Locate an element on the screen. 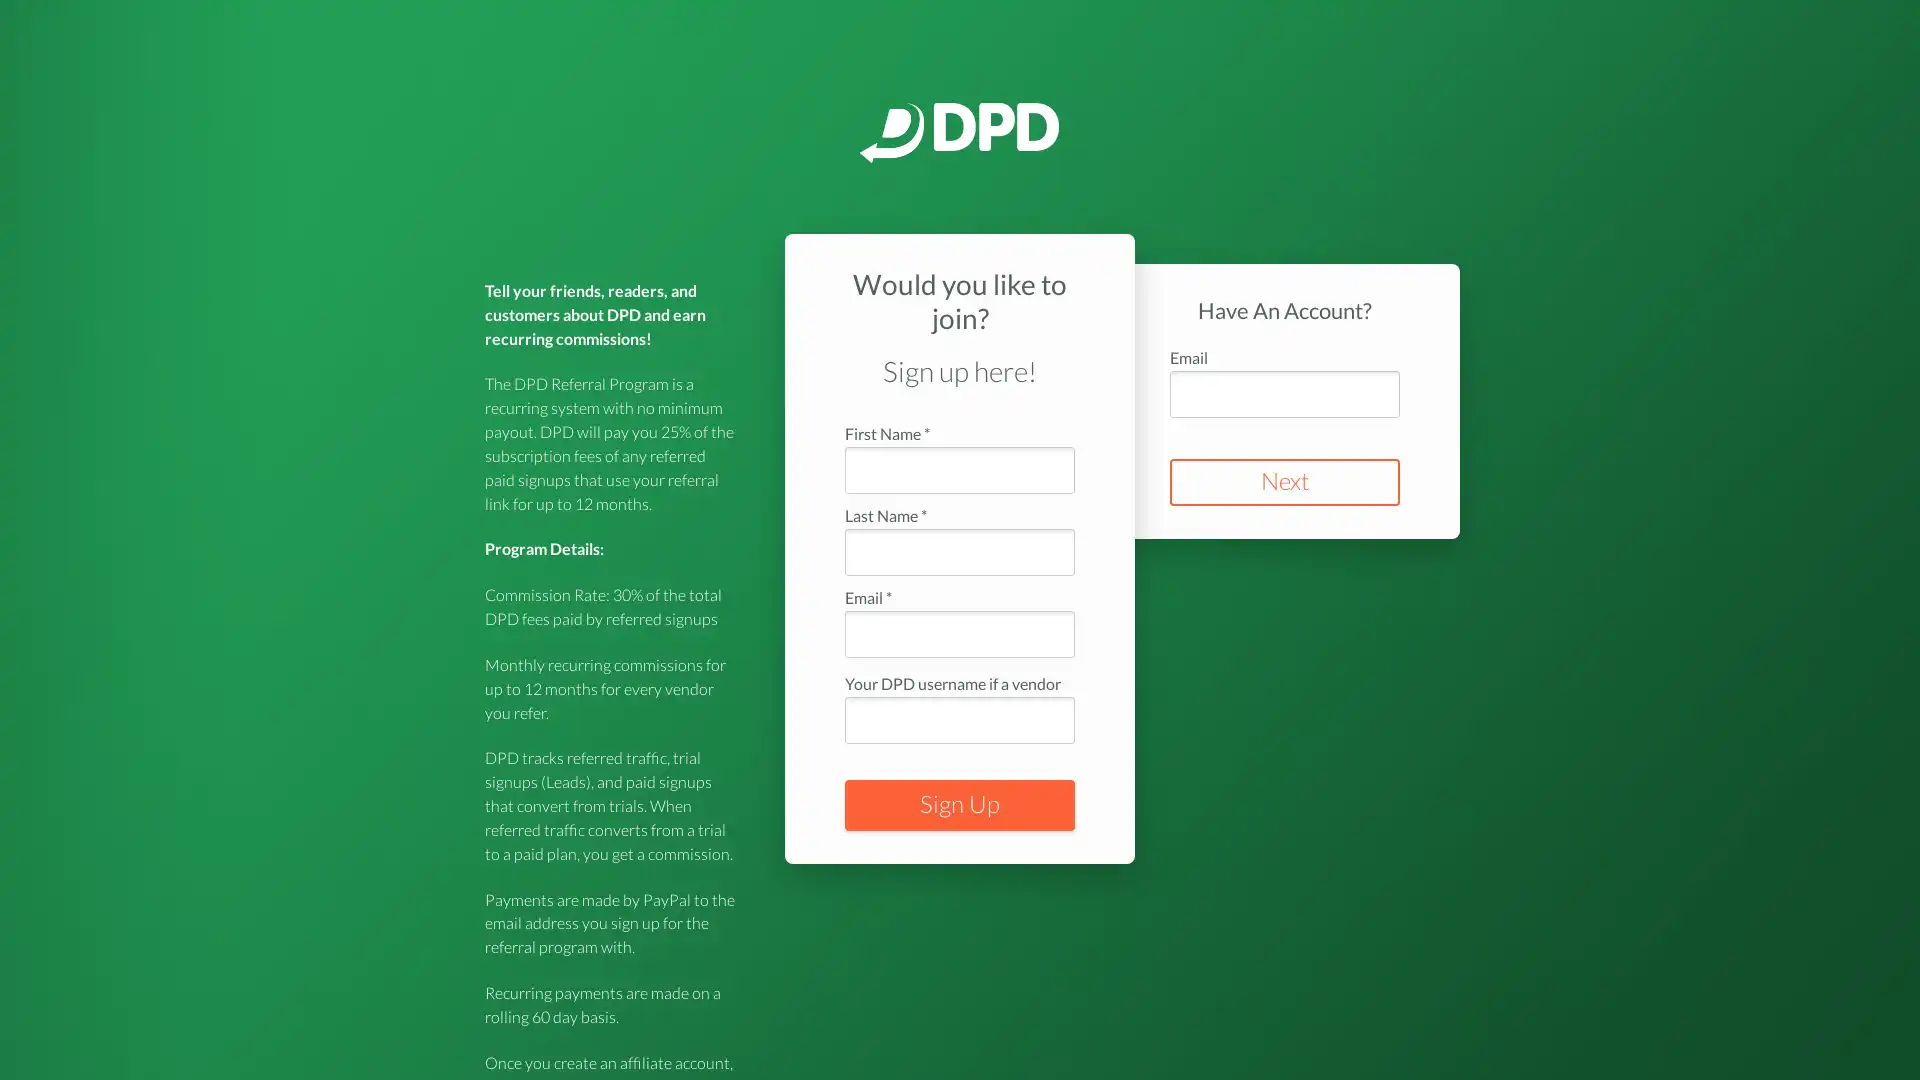 The image size is (1920, 1080). Next is located at coordinates (1285, 482).